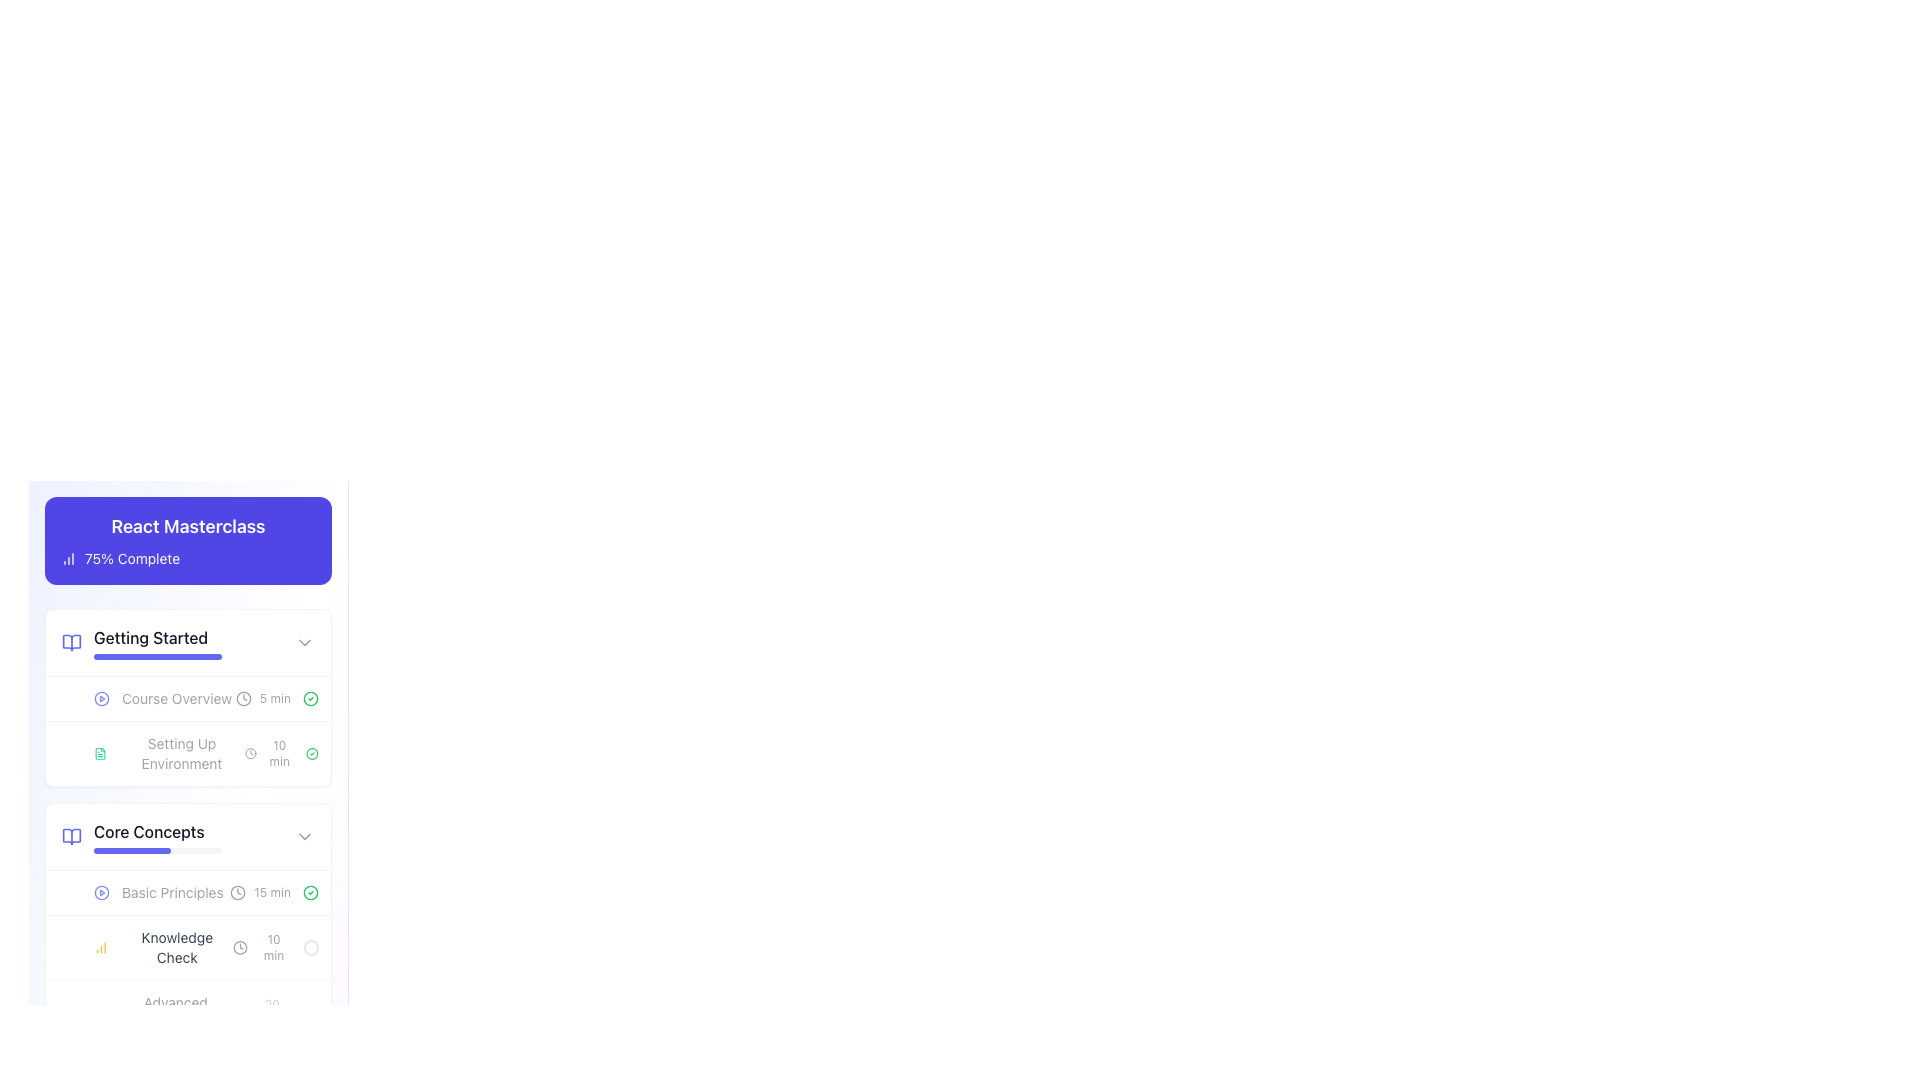 The image size is (1920, 1080). What do you see at coordinates (141, 643) in the screenshot?
I see `the 'Getting Started' text label with an open book icon` at bounding box center [141, 643].